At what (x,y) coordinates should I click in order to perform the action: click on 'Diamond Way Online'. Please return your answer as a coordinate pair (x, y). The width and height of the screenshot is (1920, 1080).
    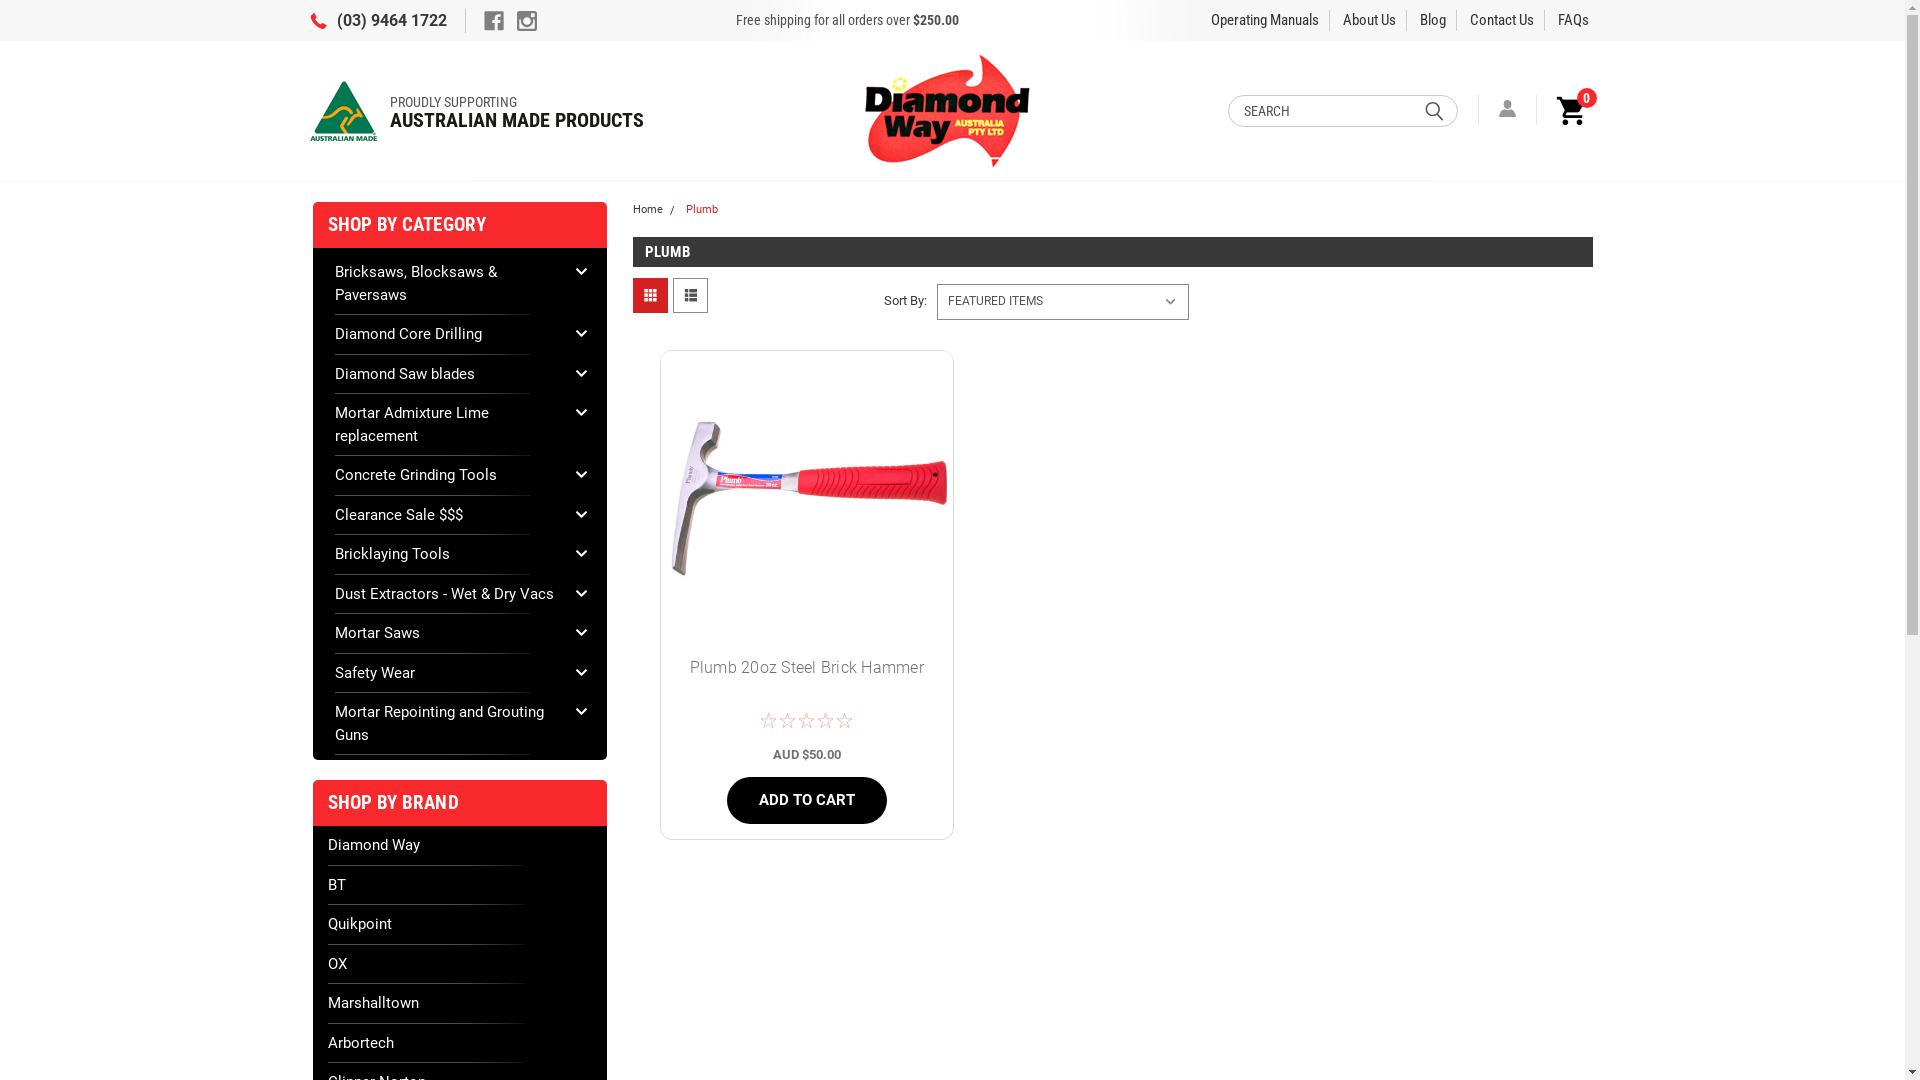
    Looking at the image, I should click on (949, 110).